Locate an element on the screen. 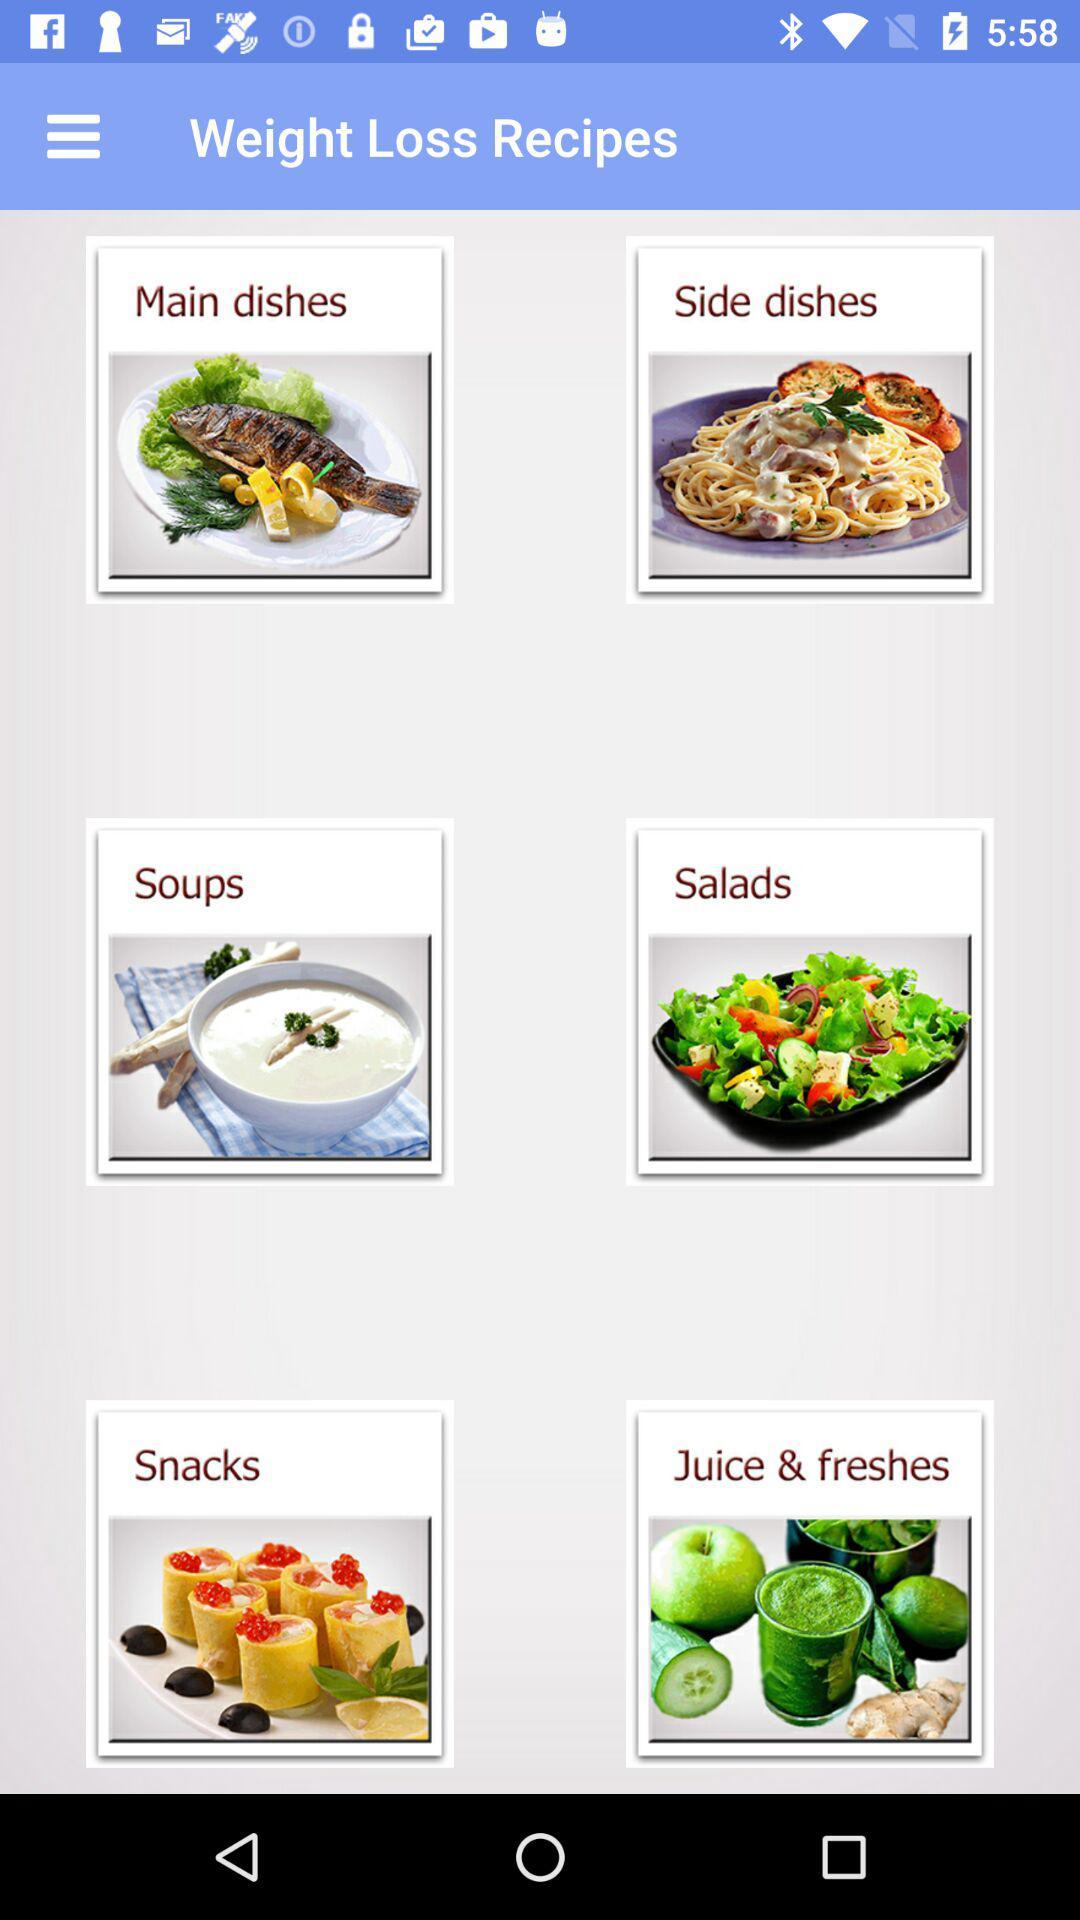  see soup recipes is located at coordinates (270, 1002).